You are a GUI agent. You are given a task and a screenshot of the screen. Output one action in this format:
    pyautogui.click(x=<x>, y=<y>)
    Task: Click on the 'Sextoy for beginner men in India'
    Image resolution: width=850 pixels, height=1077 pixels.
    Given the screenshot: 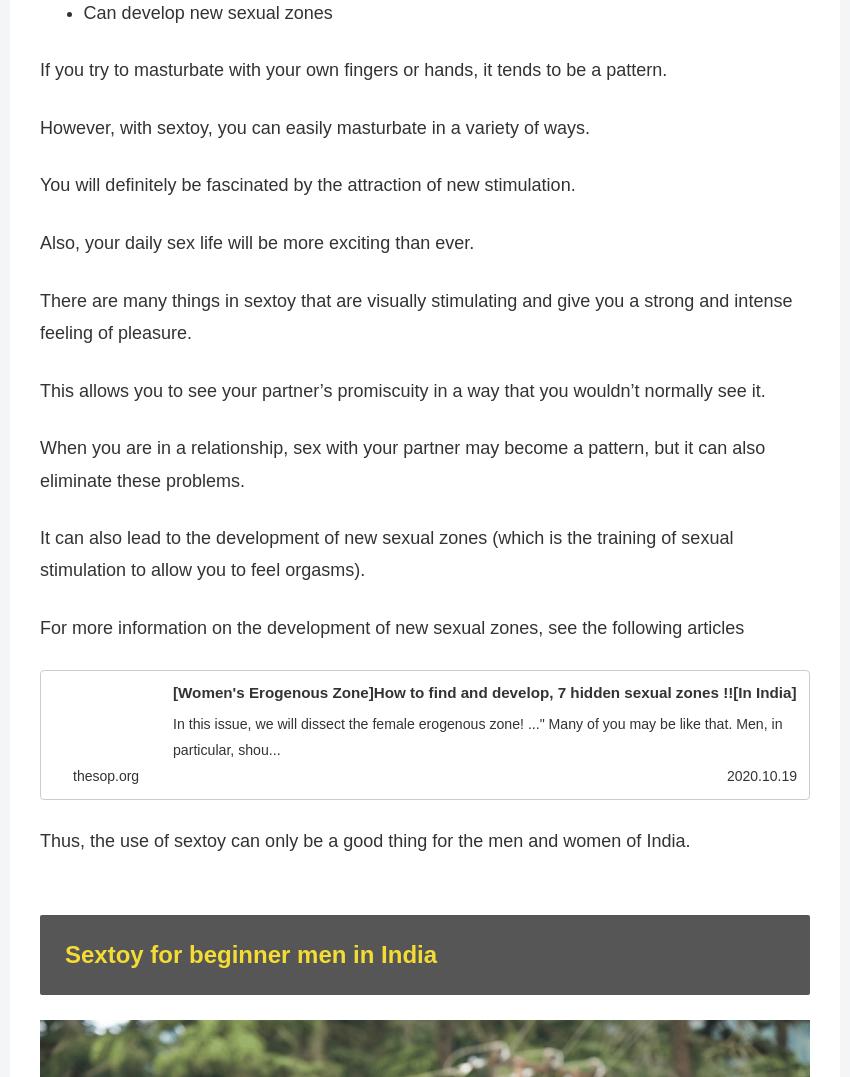 What is the action you would take?
    pyautogui.click(x=65, y=955)
    